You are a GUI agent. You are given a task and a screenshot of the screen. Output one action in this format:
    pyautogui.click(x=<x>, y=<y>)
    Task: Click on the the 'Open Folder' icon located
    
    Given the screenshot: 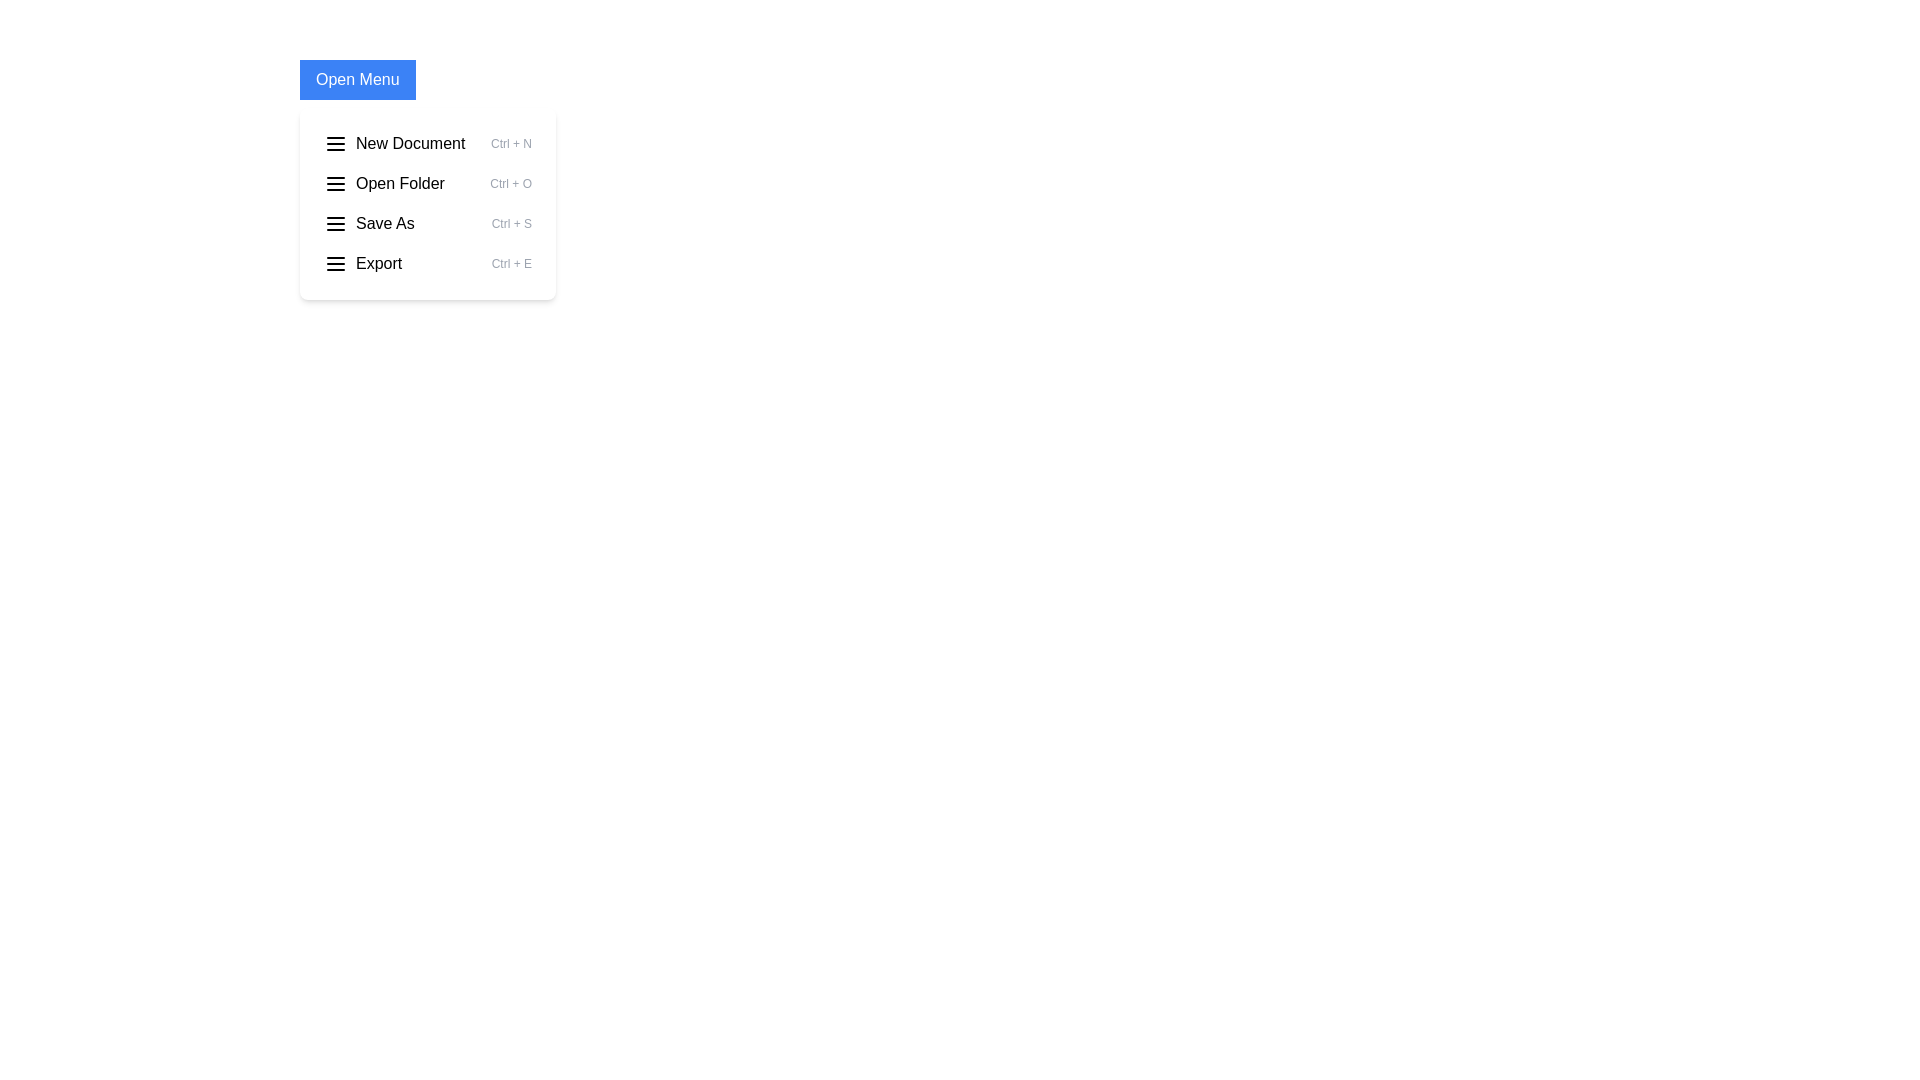 What is the action you would take?
    pyautogui.click(x=336, y=184)
    